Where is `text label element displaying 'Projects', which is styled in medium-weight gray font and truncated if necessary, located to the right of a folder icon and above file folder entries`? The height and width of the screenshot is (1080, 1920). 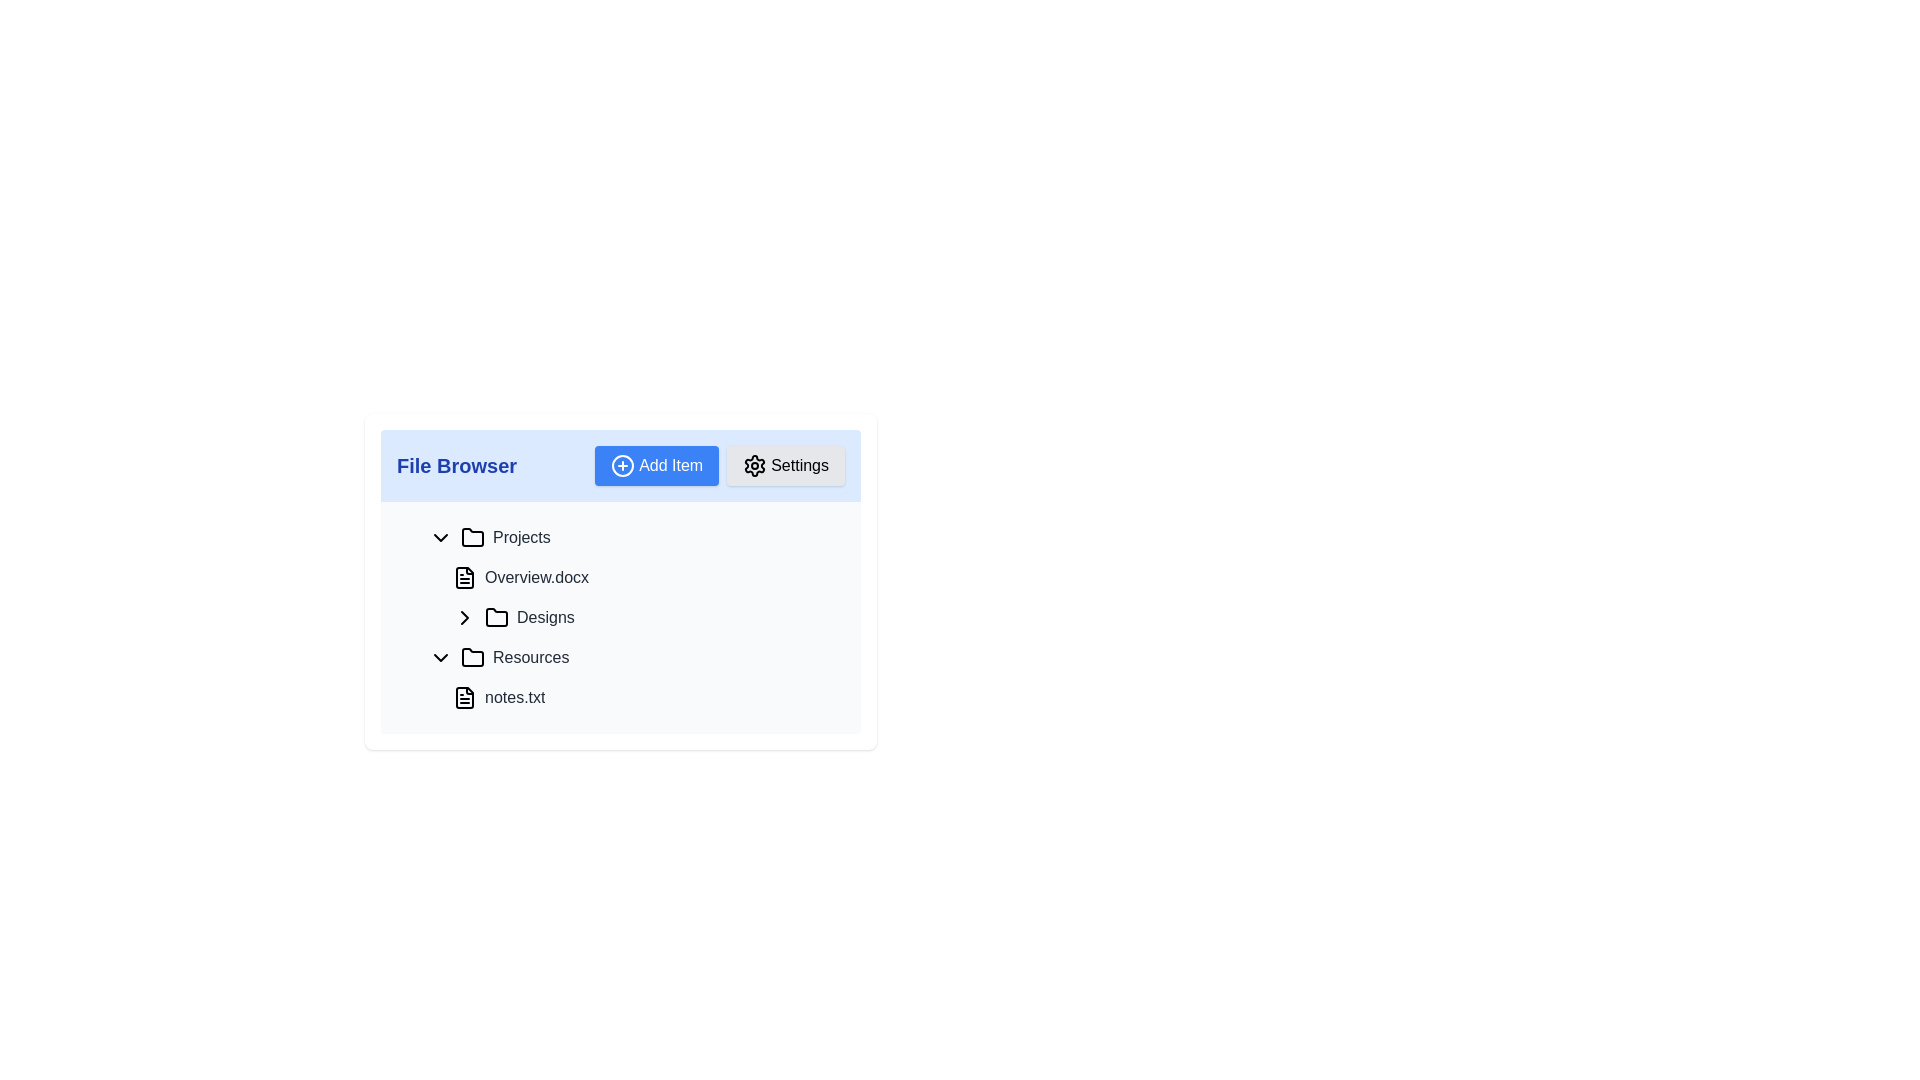
text label element displaying 'Projects', which is styled in medium-weight gray font and truncated if necessary, located to the right of a folder icon and above file folder entries is located at coordinates (521, 536).